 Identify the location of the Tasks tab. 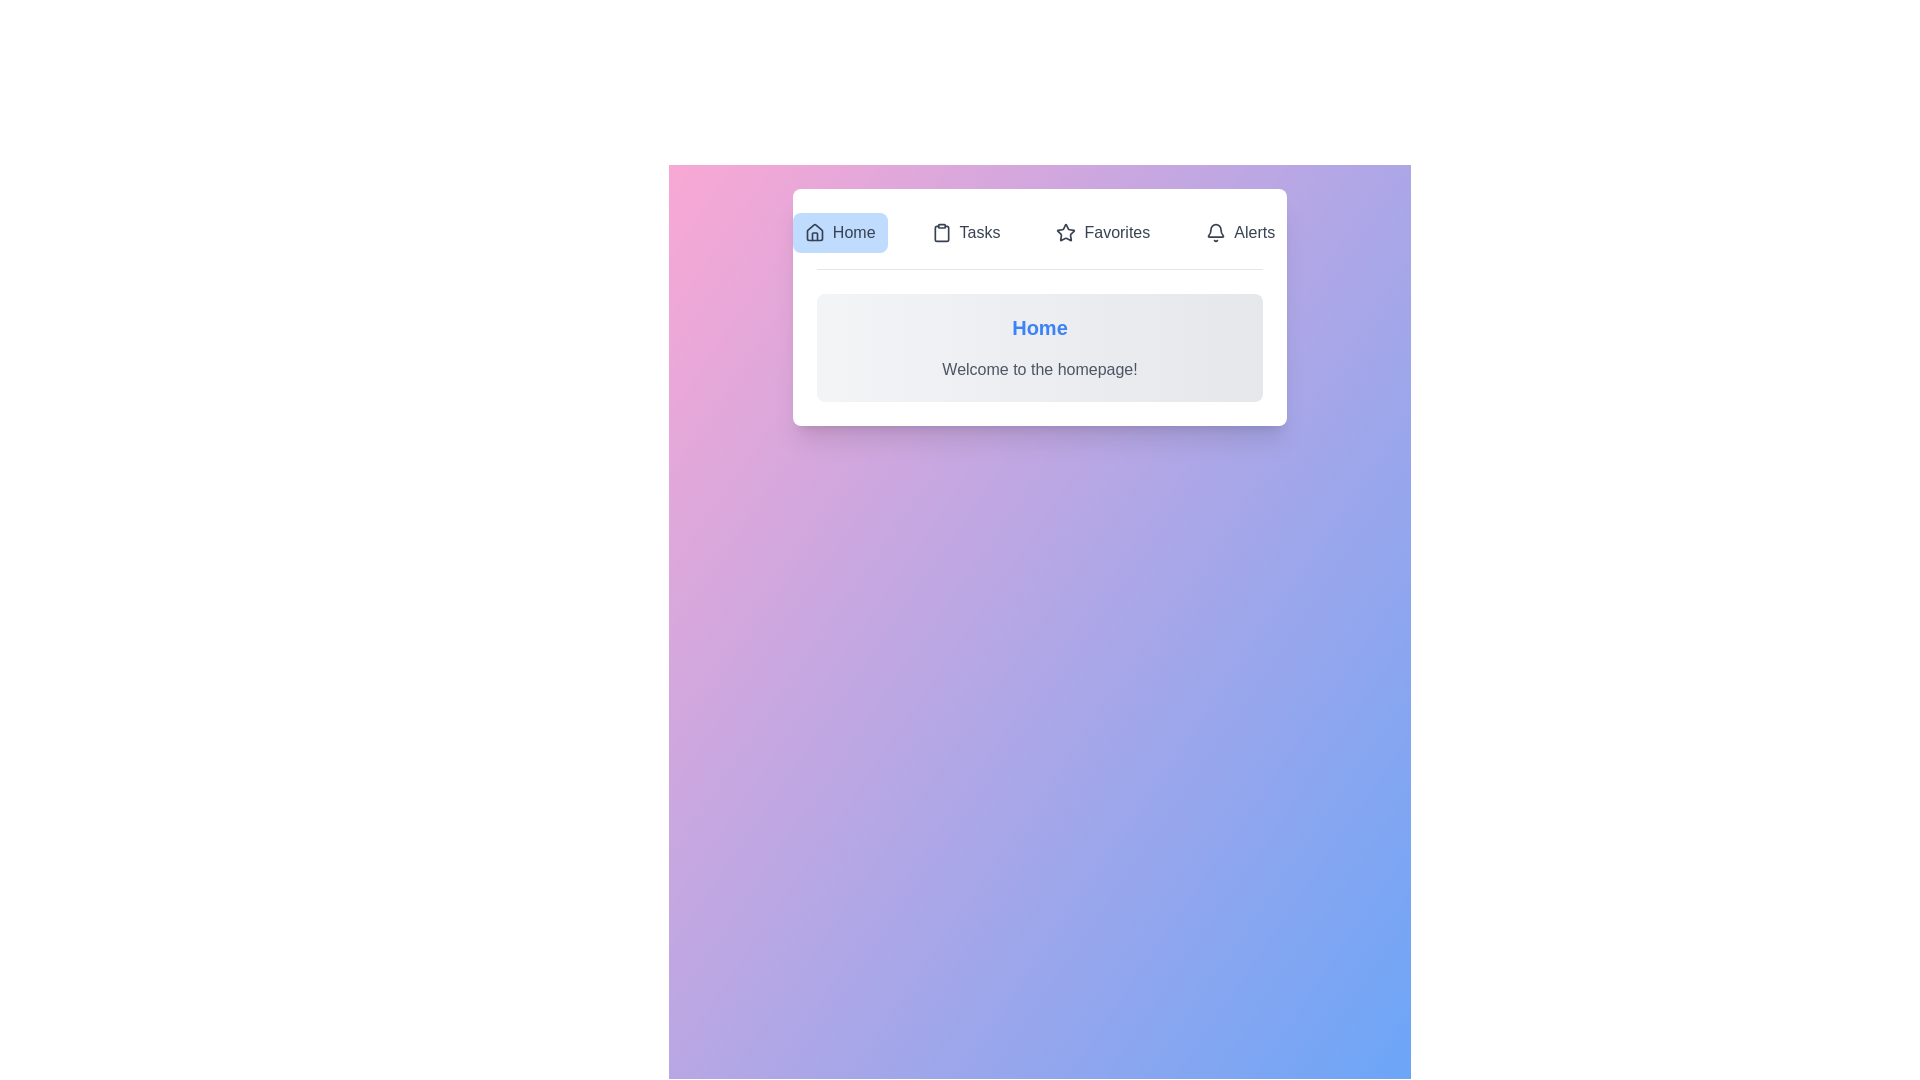
(965, 231).